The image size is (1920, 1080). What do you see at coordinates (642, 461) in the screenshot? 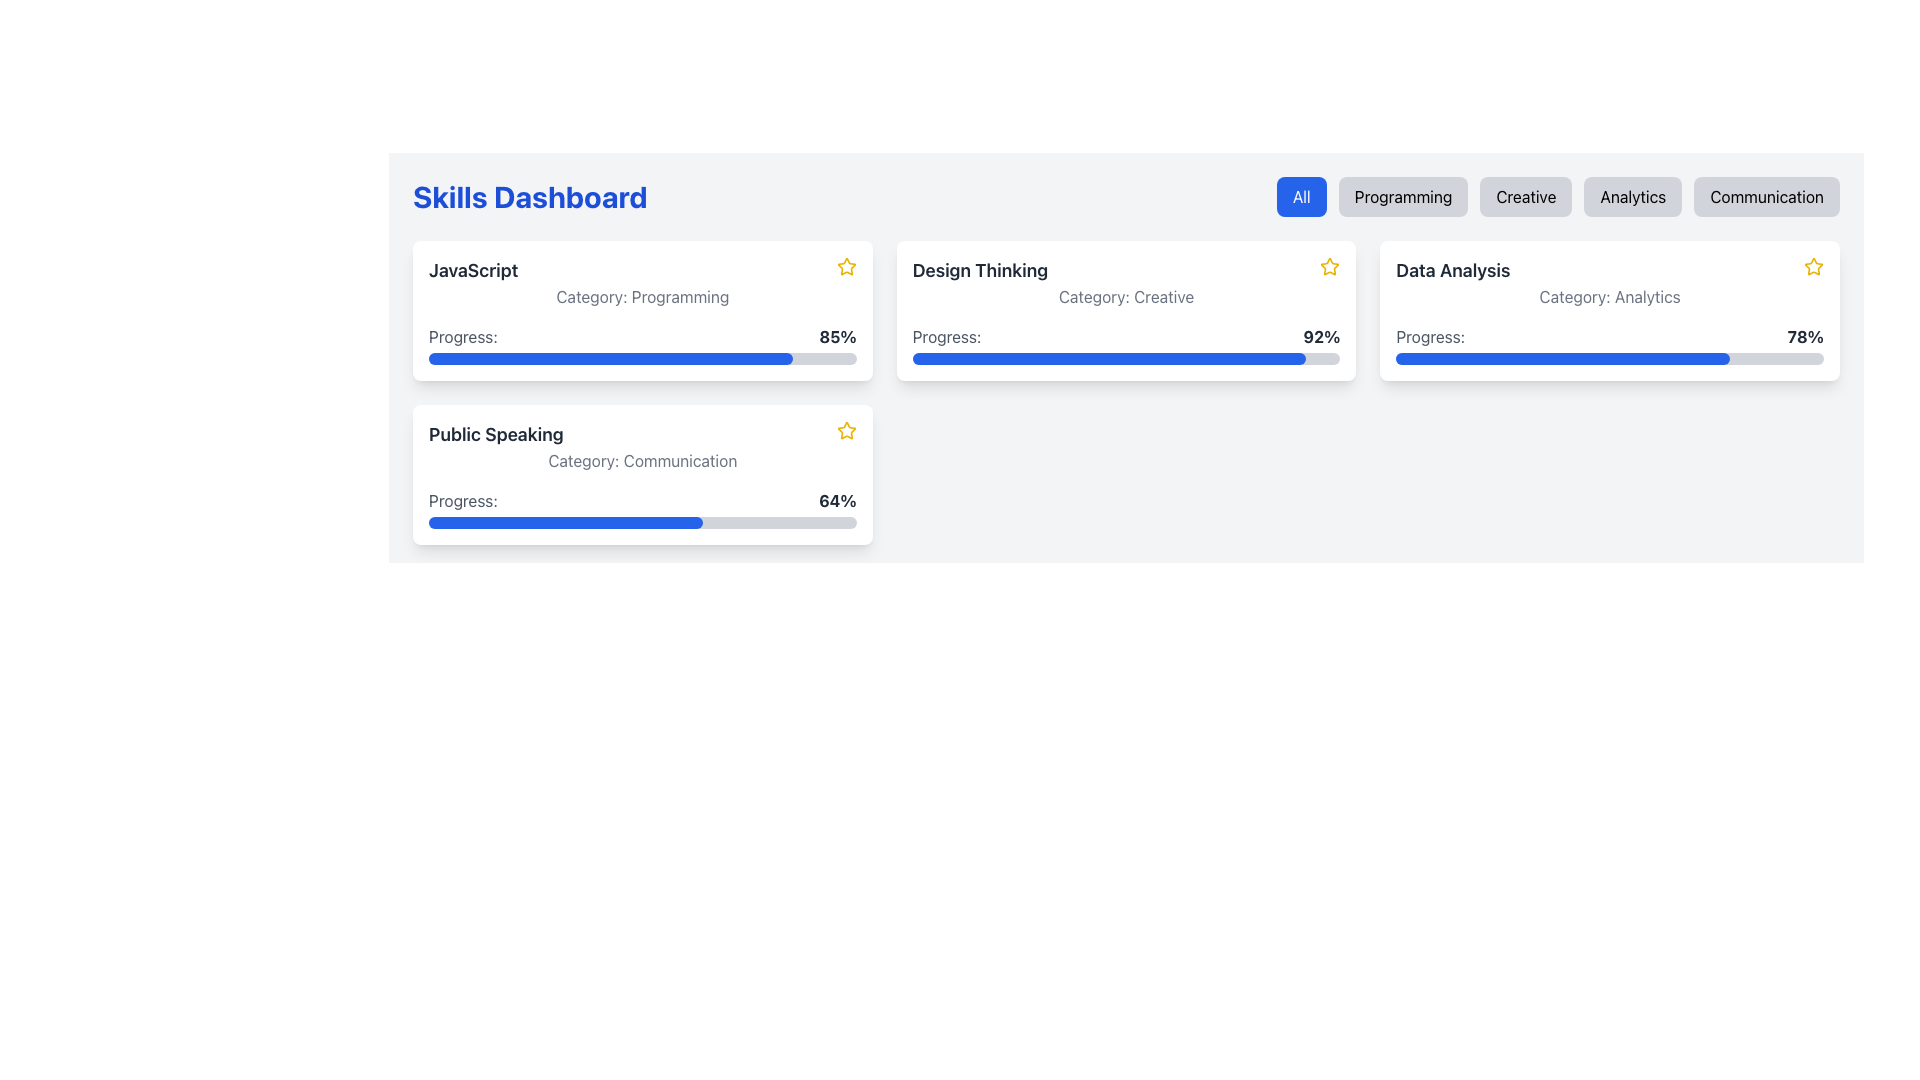
I see `the 'Communication' category descriptor text label, which is positioned below 'Public Speaking' and above 'Progress: 64%' in the second row of the card layout` at bounding box center [642, 461].